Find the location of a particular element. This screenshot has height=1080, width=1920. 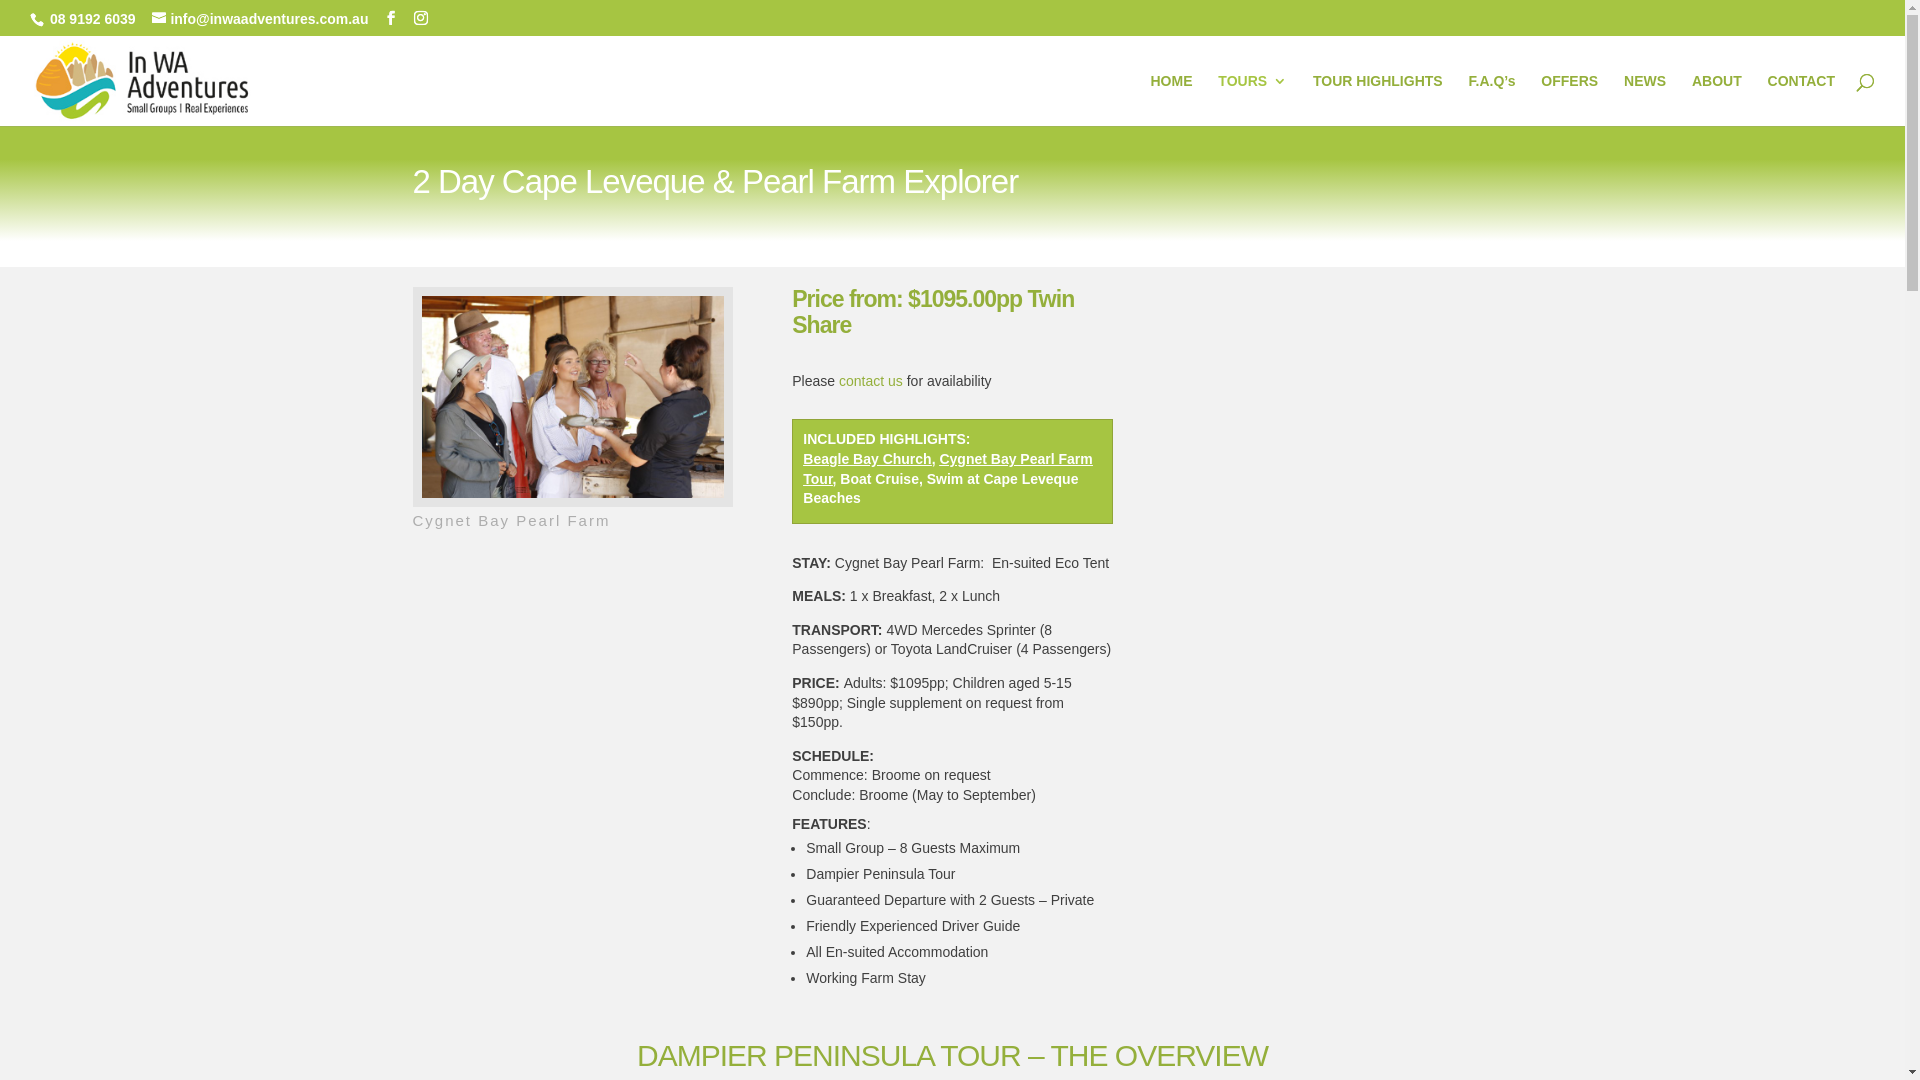

'HOME' is located at coordinates (1171, 100).